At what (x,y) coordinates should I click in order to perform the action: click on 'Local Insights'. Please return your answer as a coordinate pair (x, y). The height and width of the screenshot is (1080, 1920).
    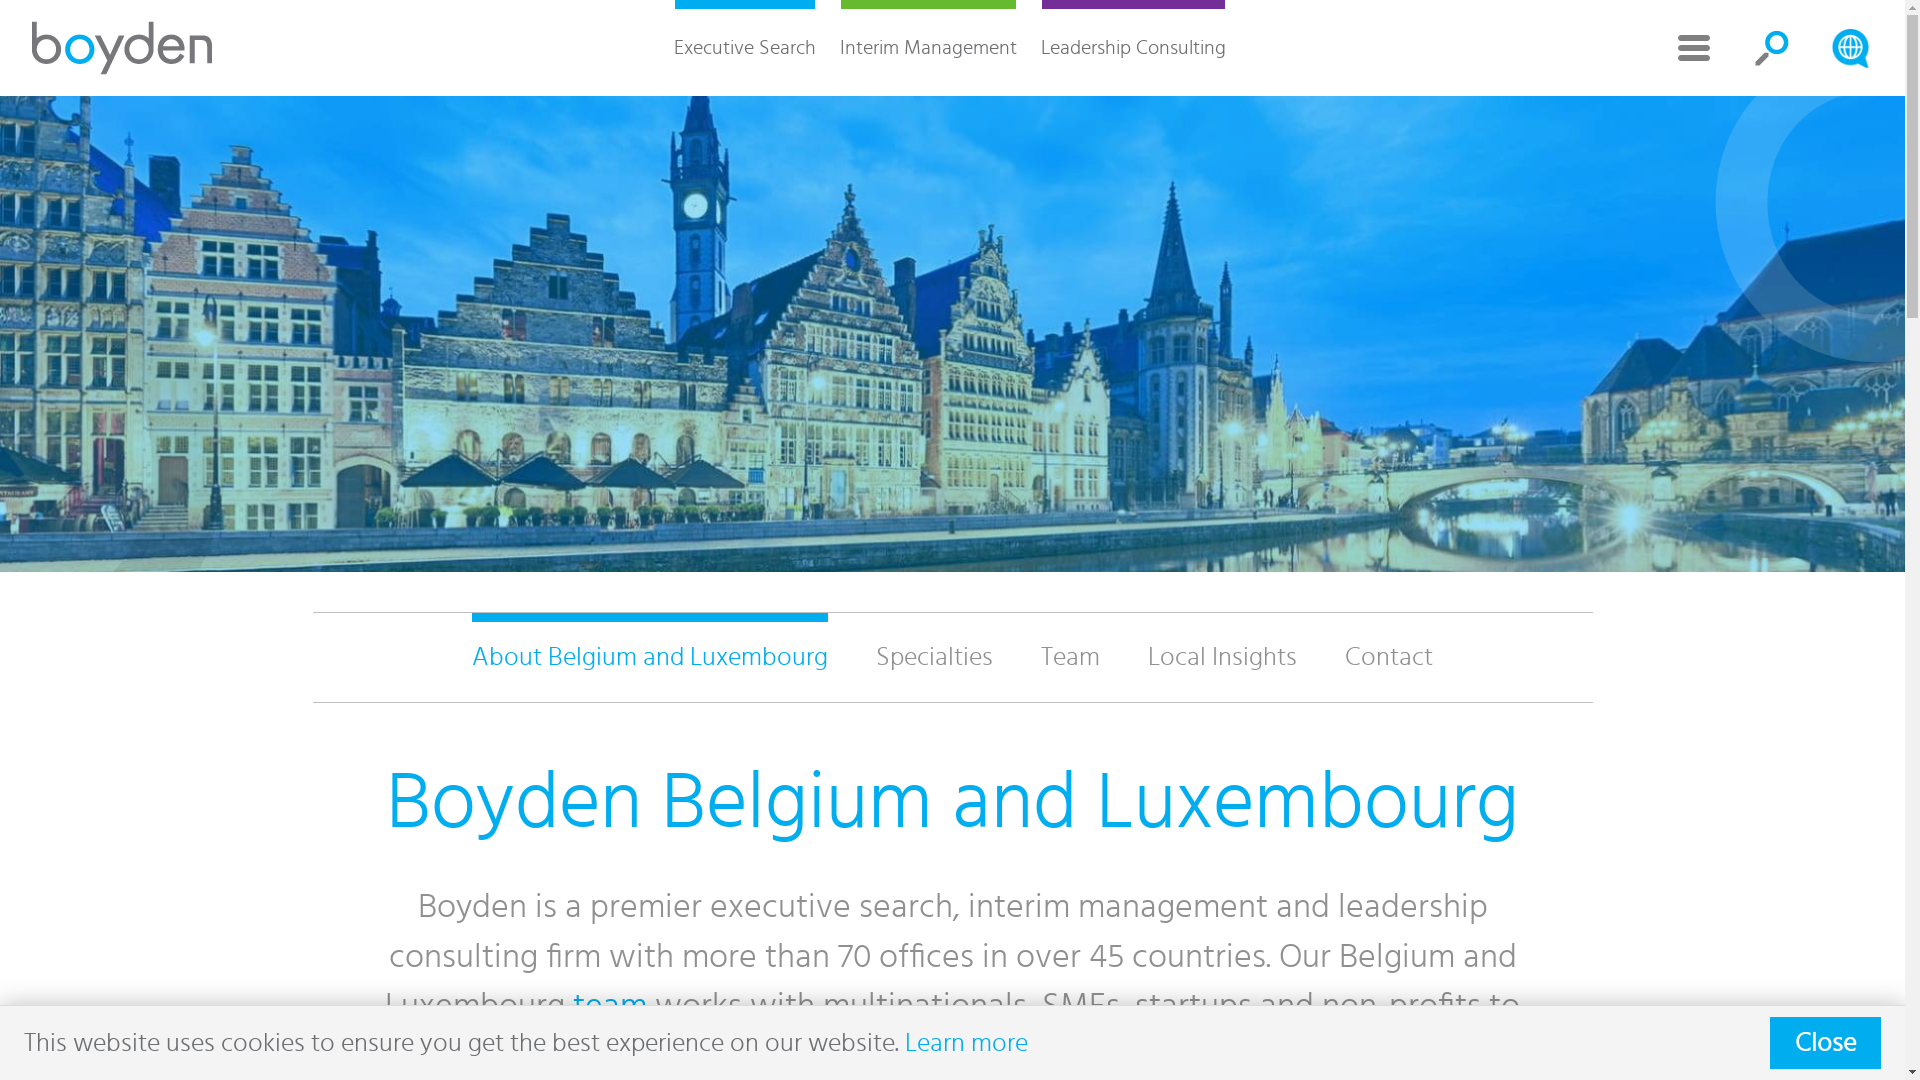
    Looking at the image, I should click on (1123, 657).